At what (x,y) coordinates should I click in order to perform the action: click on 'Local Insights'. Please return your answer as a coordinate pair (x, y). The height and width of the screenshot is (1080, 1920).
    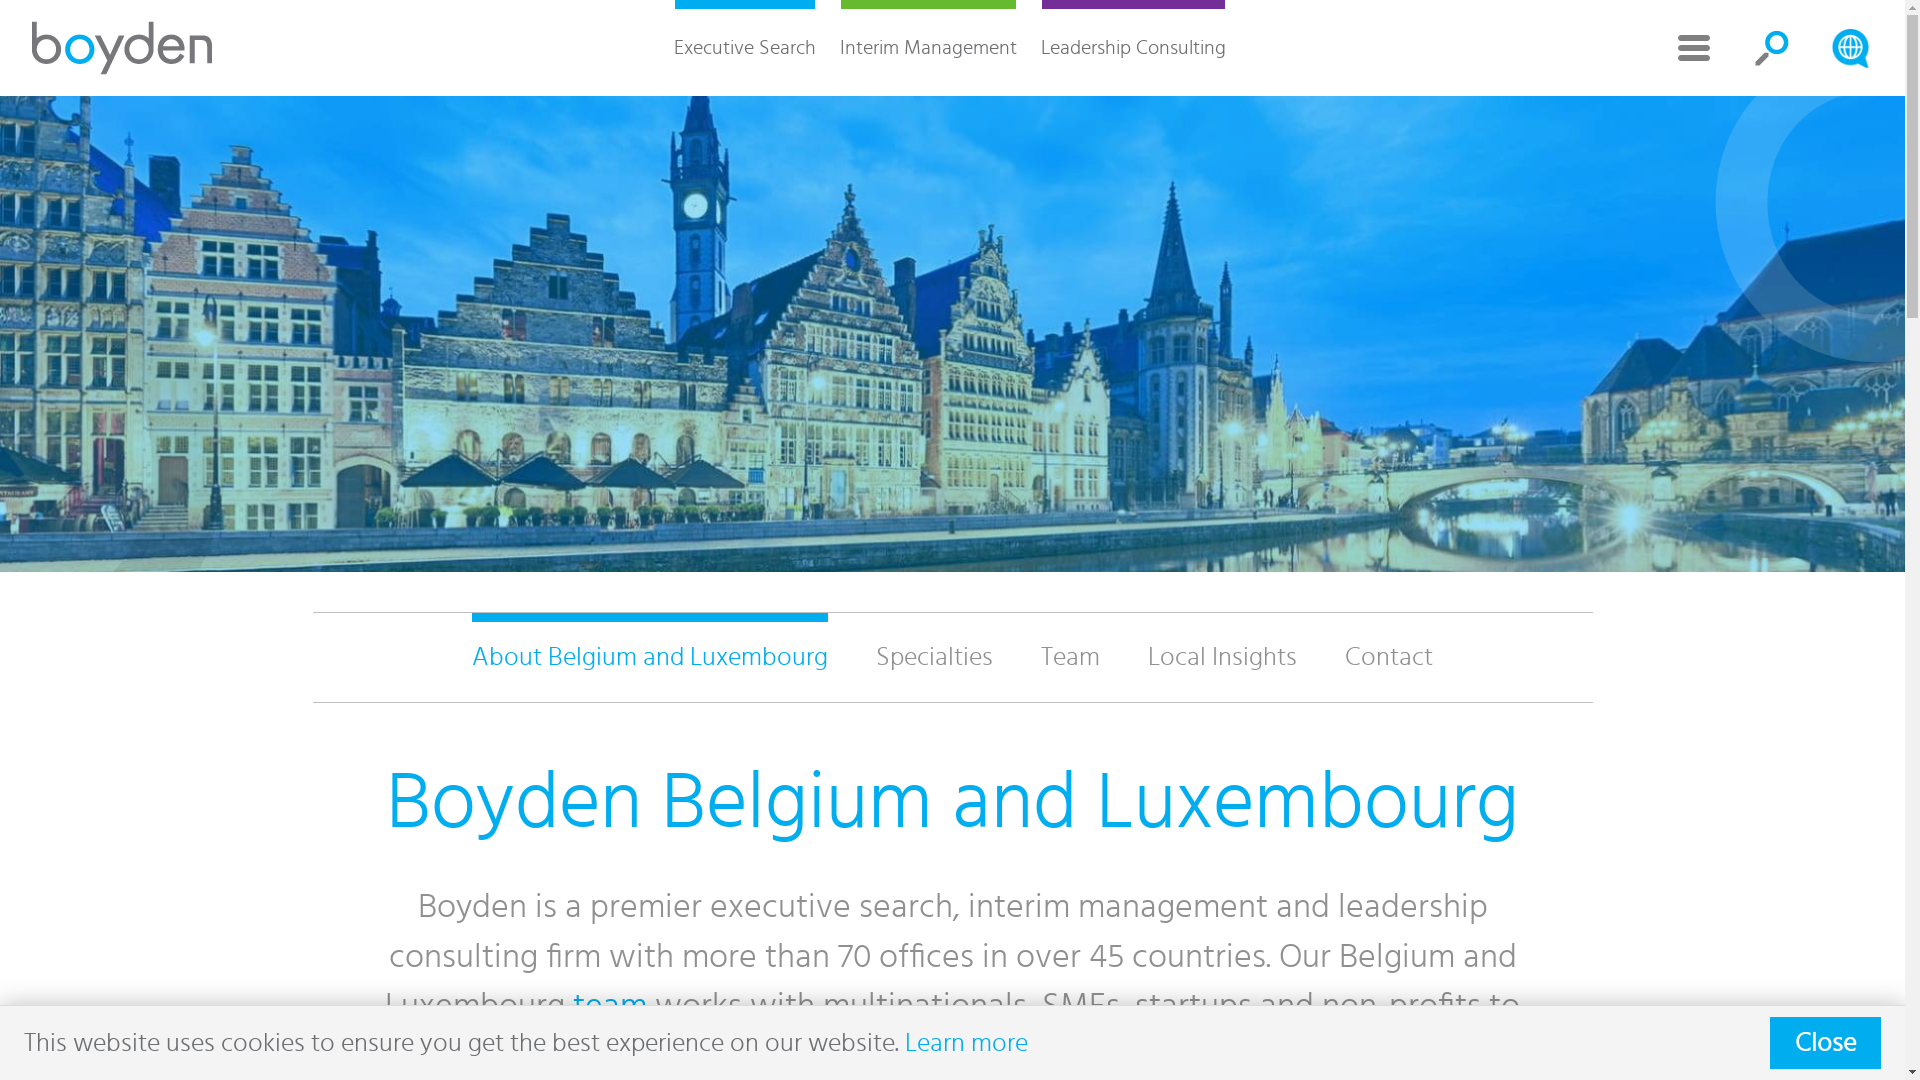
    Looking at the image, I should click on (1123, 657).